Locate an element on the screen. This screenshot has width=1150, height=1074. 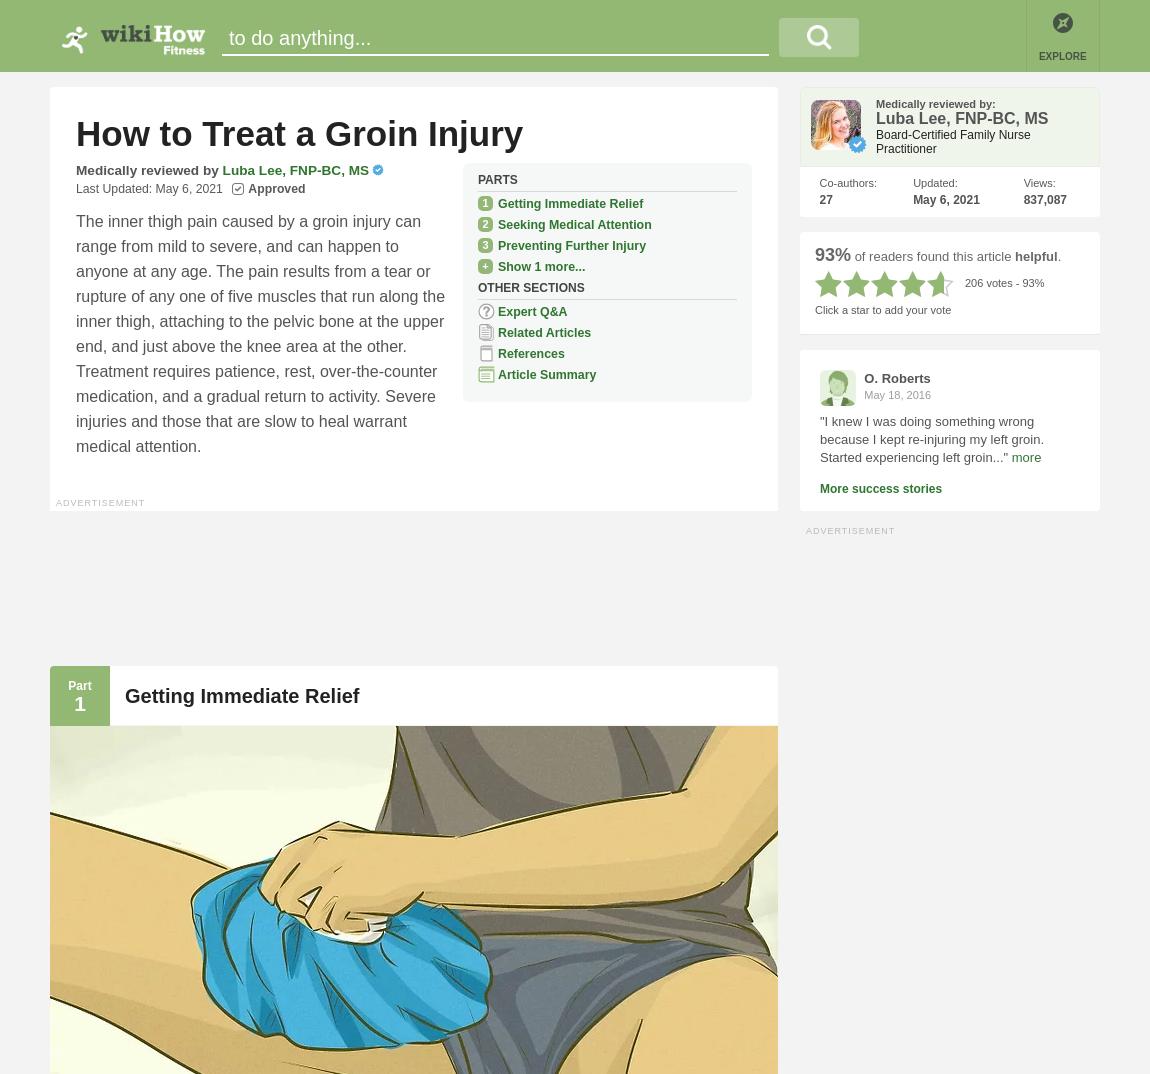
'2' is located at coordinates (484, 221).